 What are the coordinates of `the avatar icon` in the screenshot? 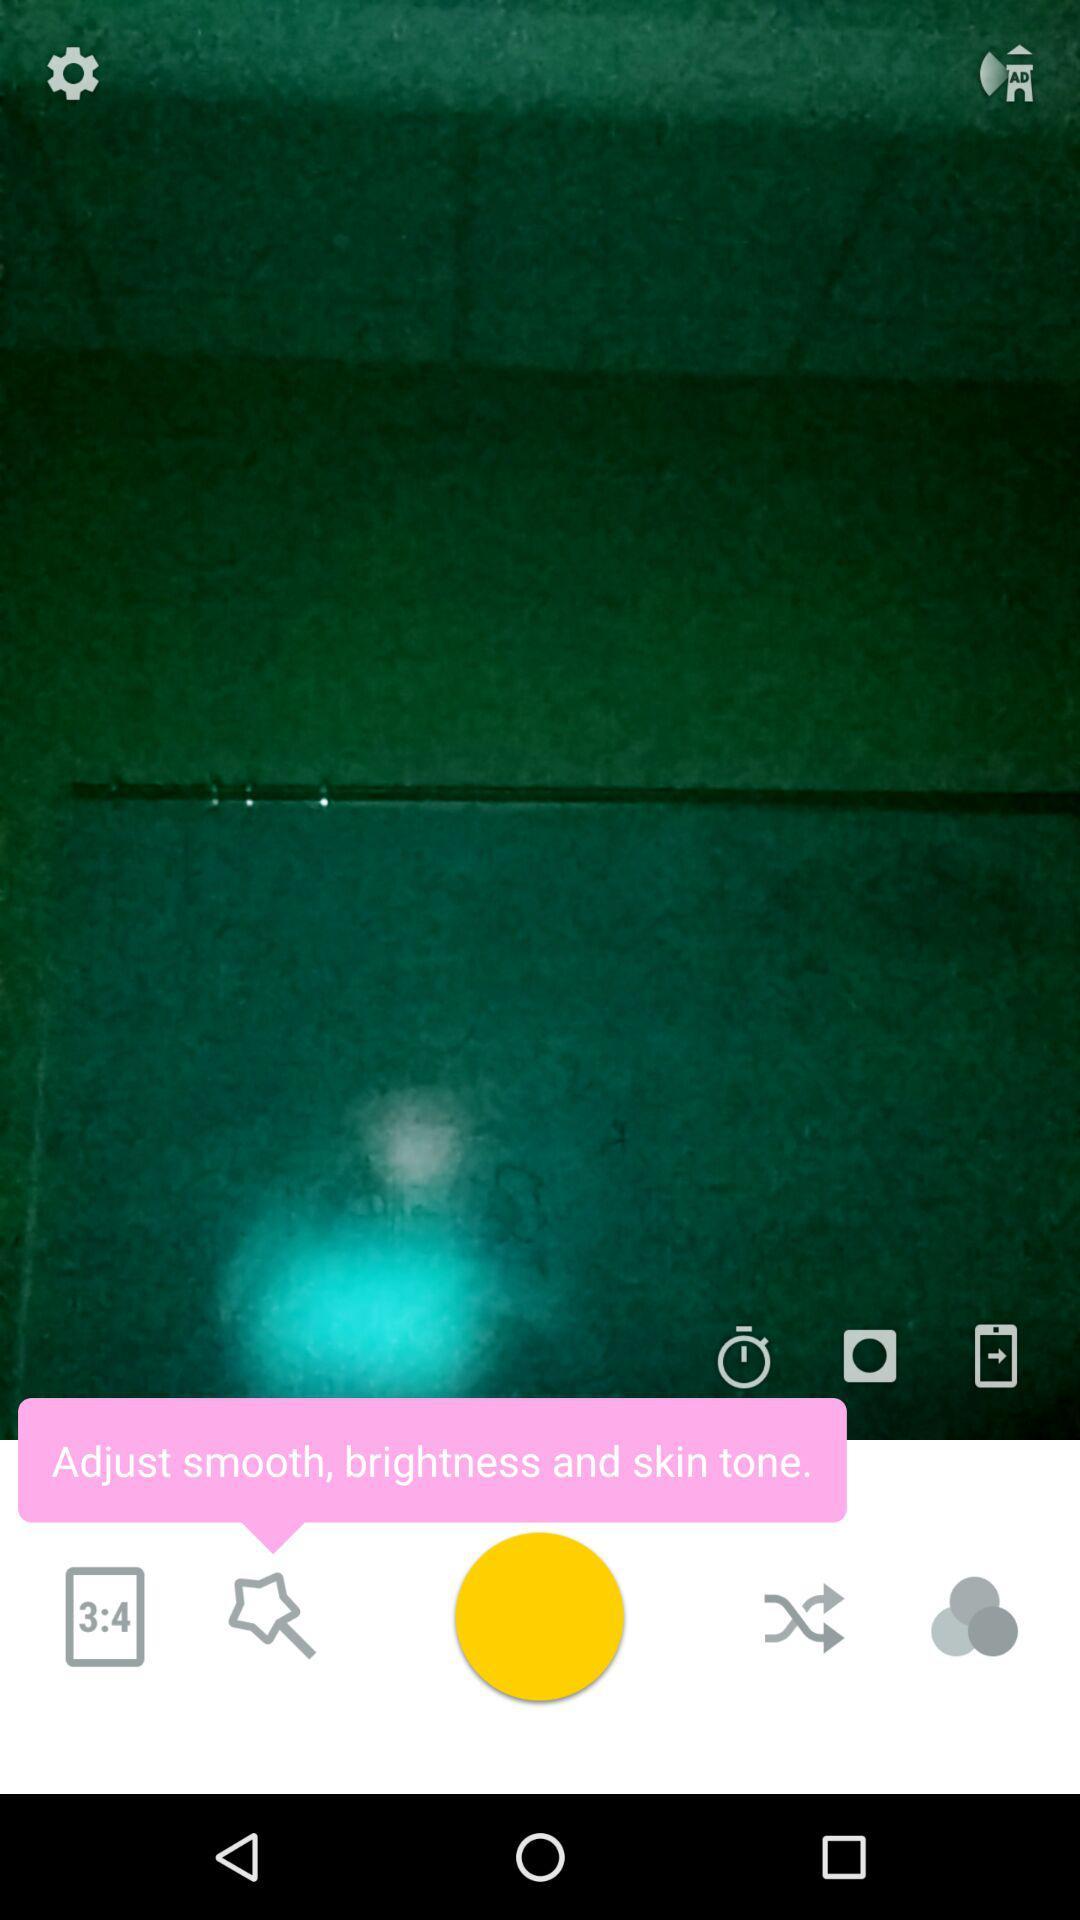 It's located at (974, 1617).